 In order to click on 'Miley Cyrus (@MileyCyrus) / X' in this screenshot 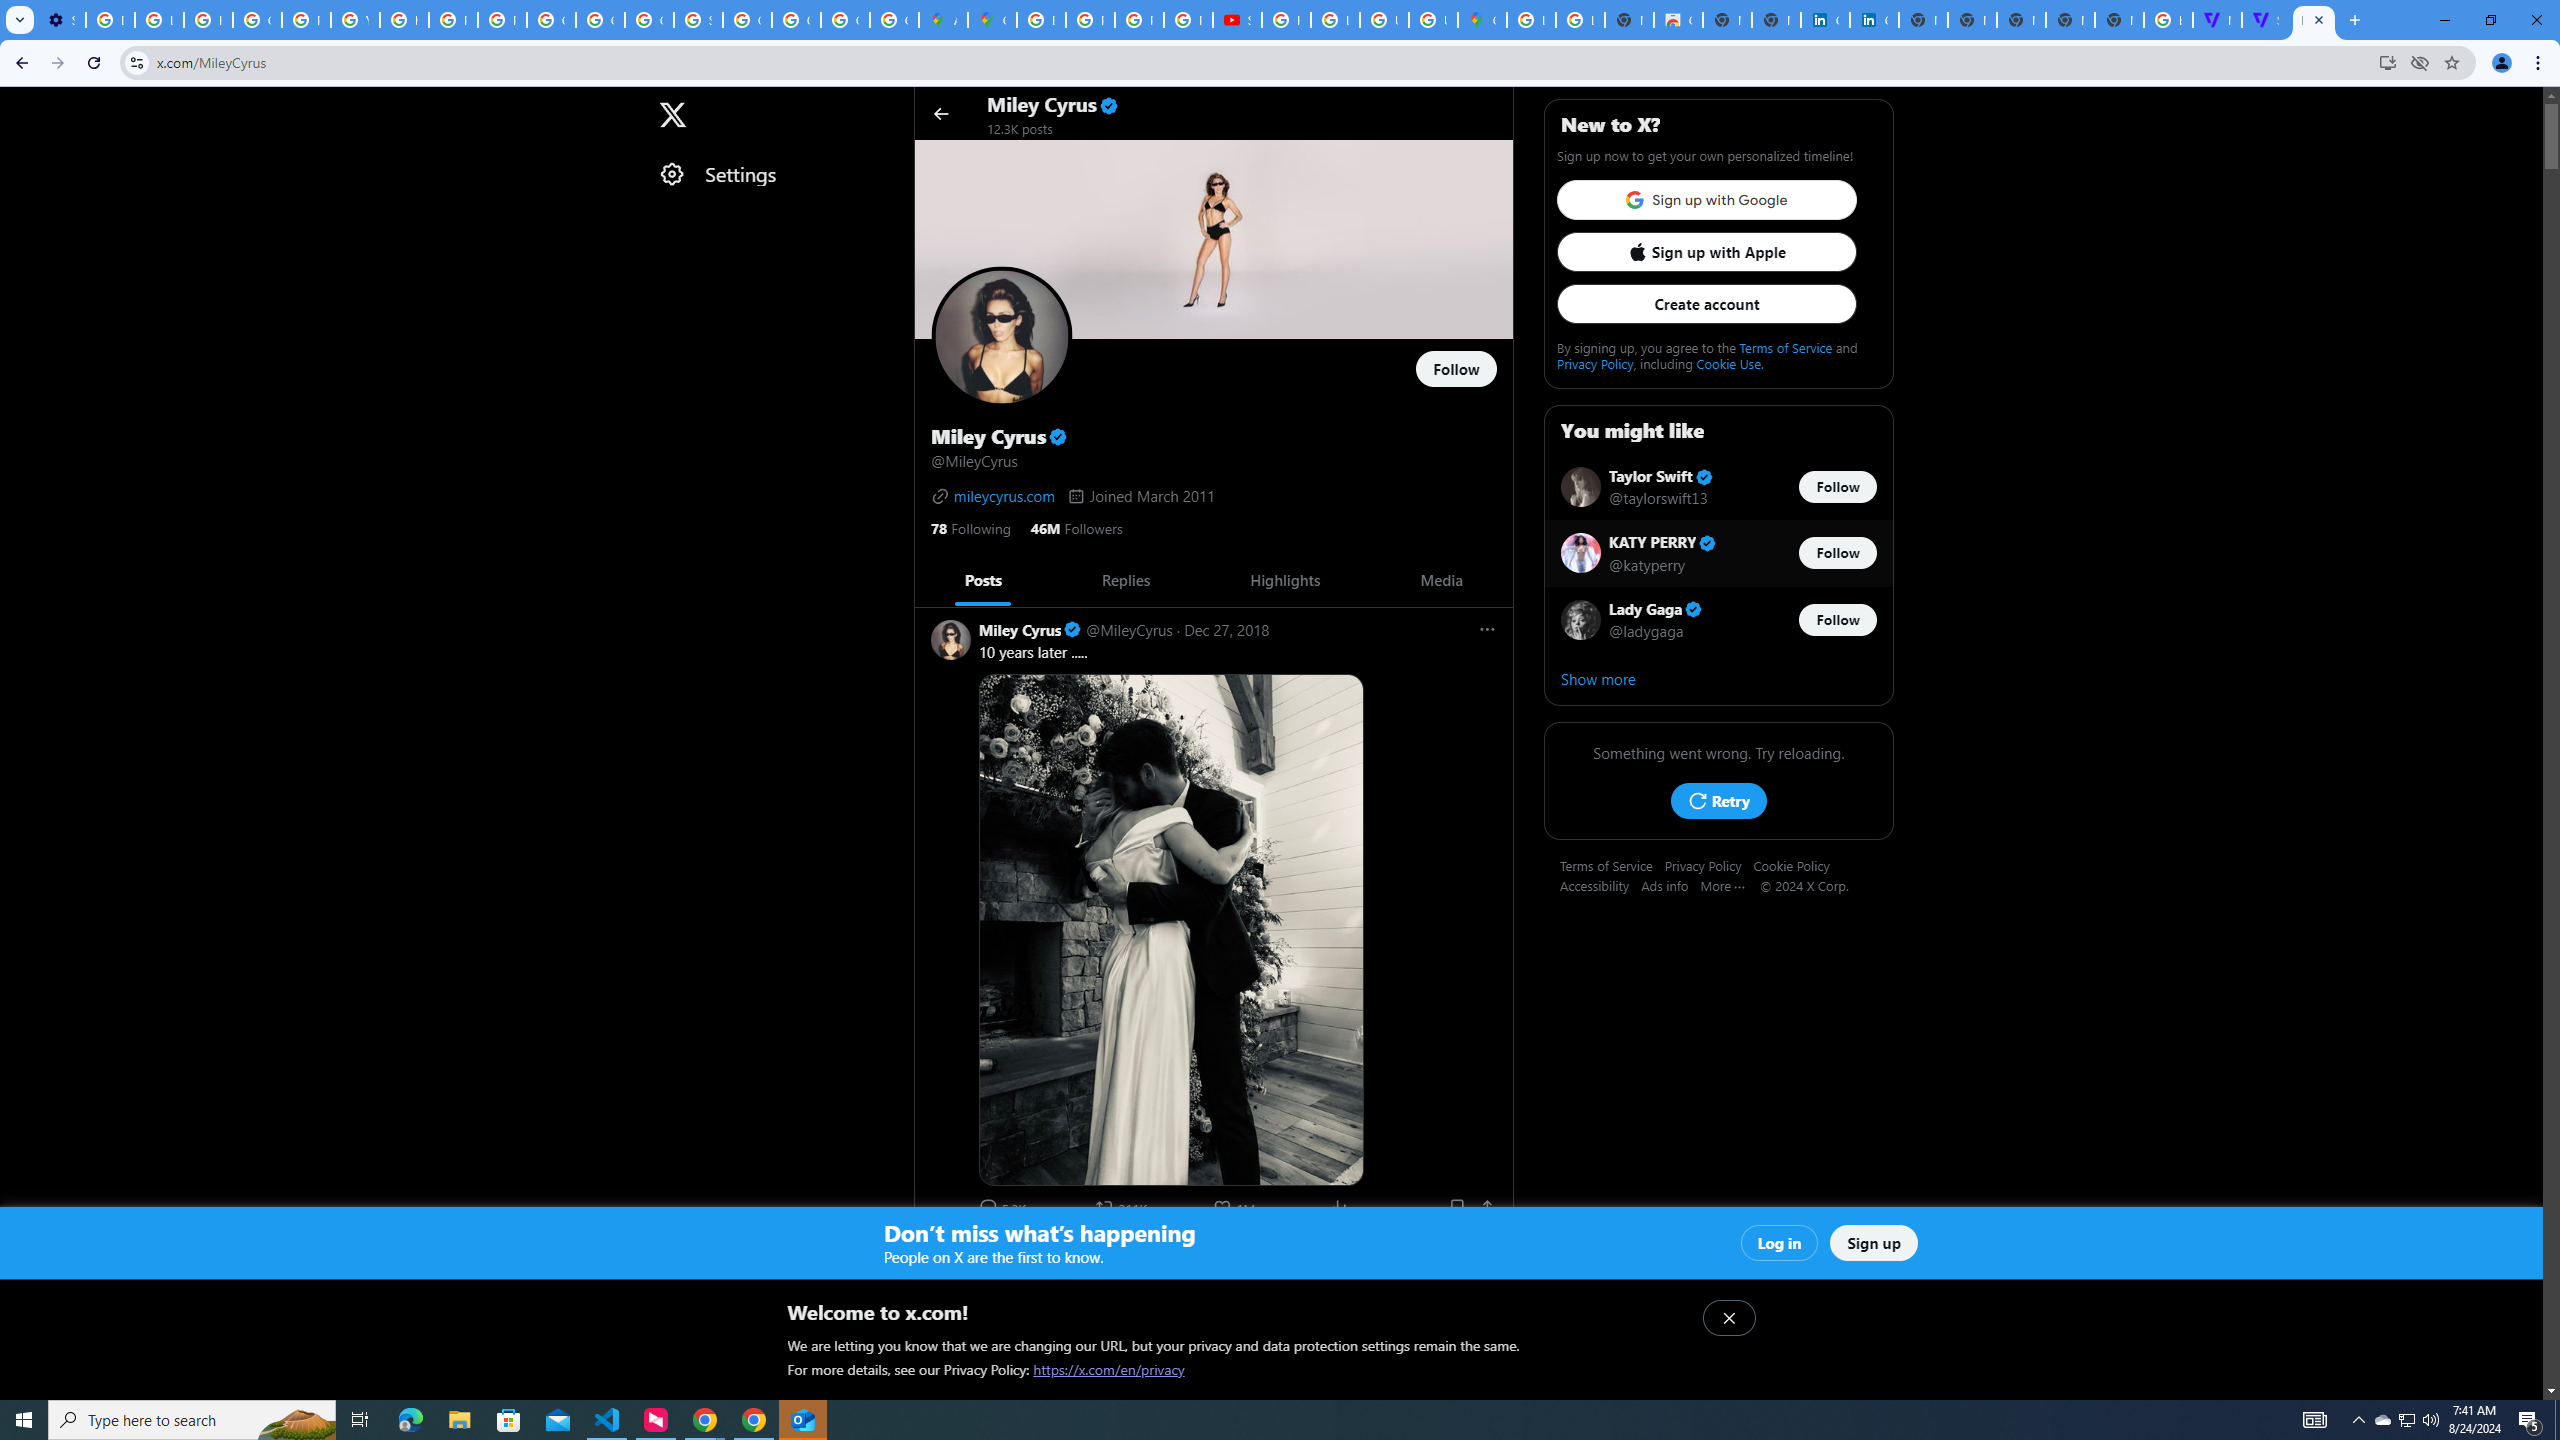, I will do `click(2314, 19)`.